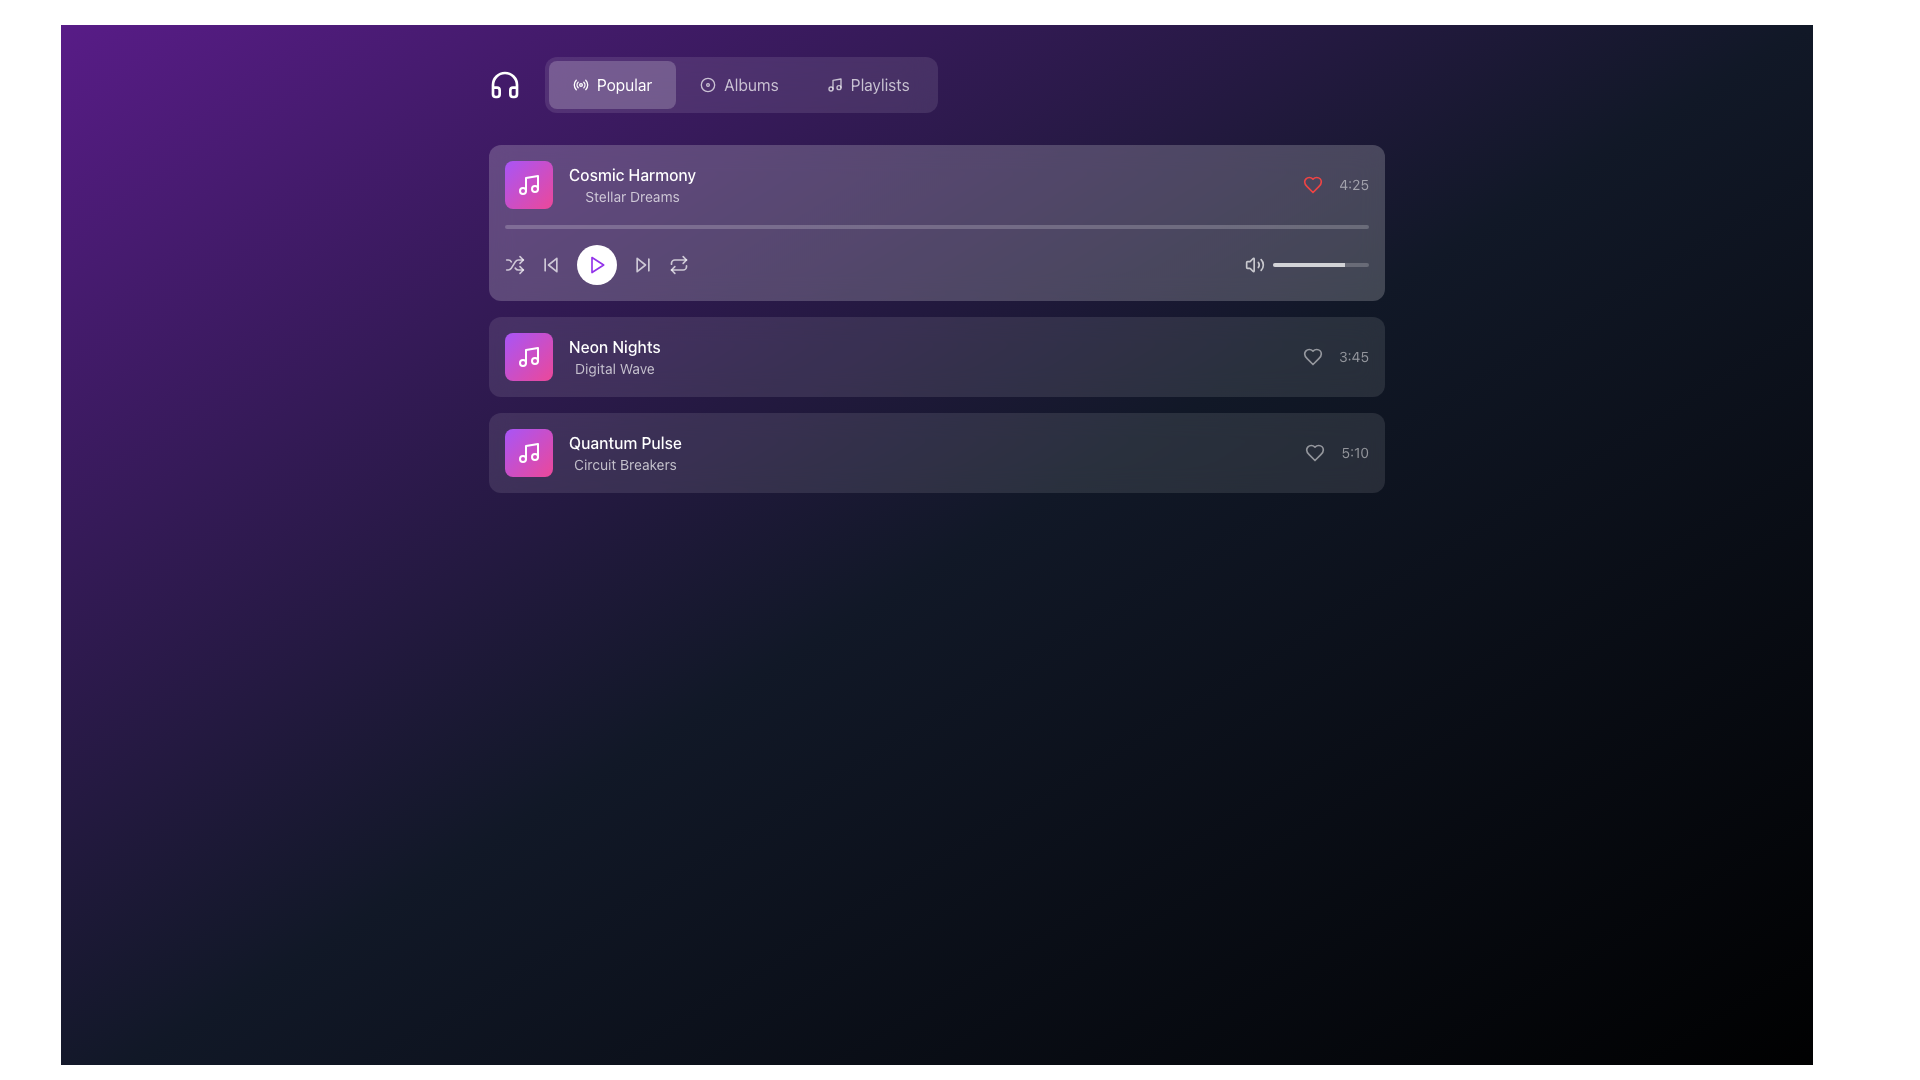 This screenshot has height=1080, width=1920. I want to click on the music note SVG icon located in the left section of the Cosmic Harmony list item card, which is positioned near the top-left region of the interface, so click(532, 183).